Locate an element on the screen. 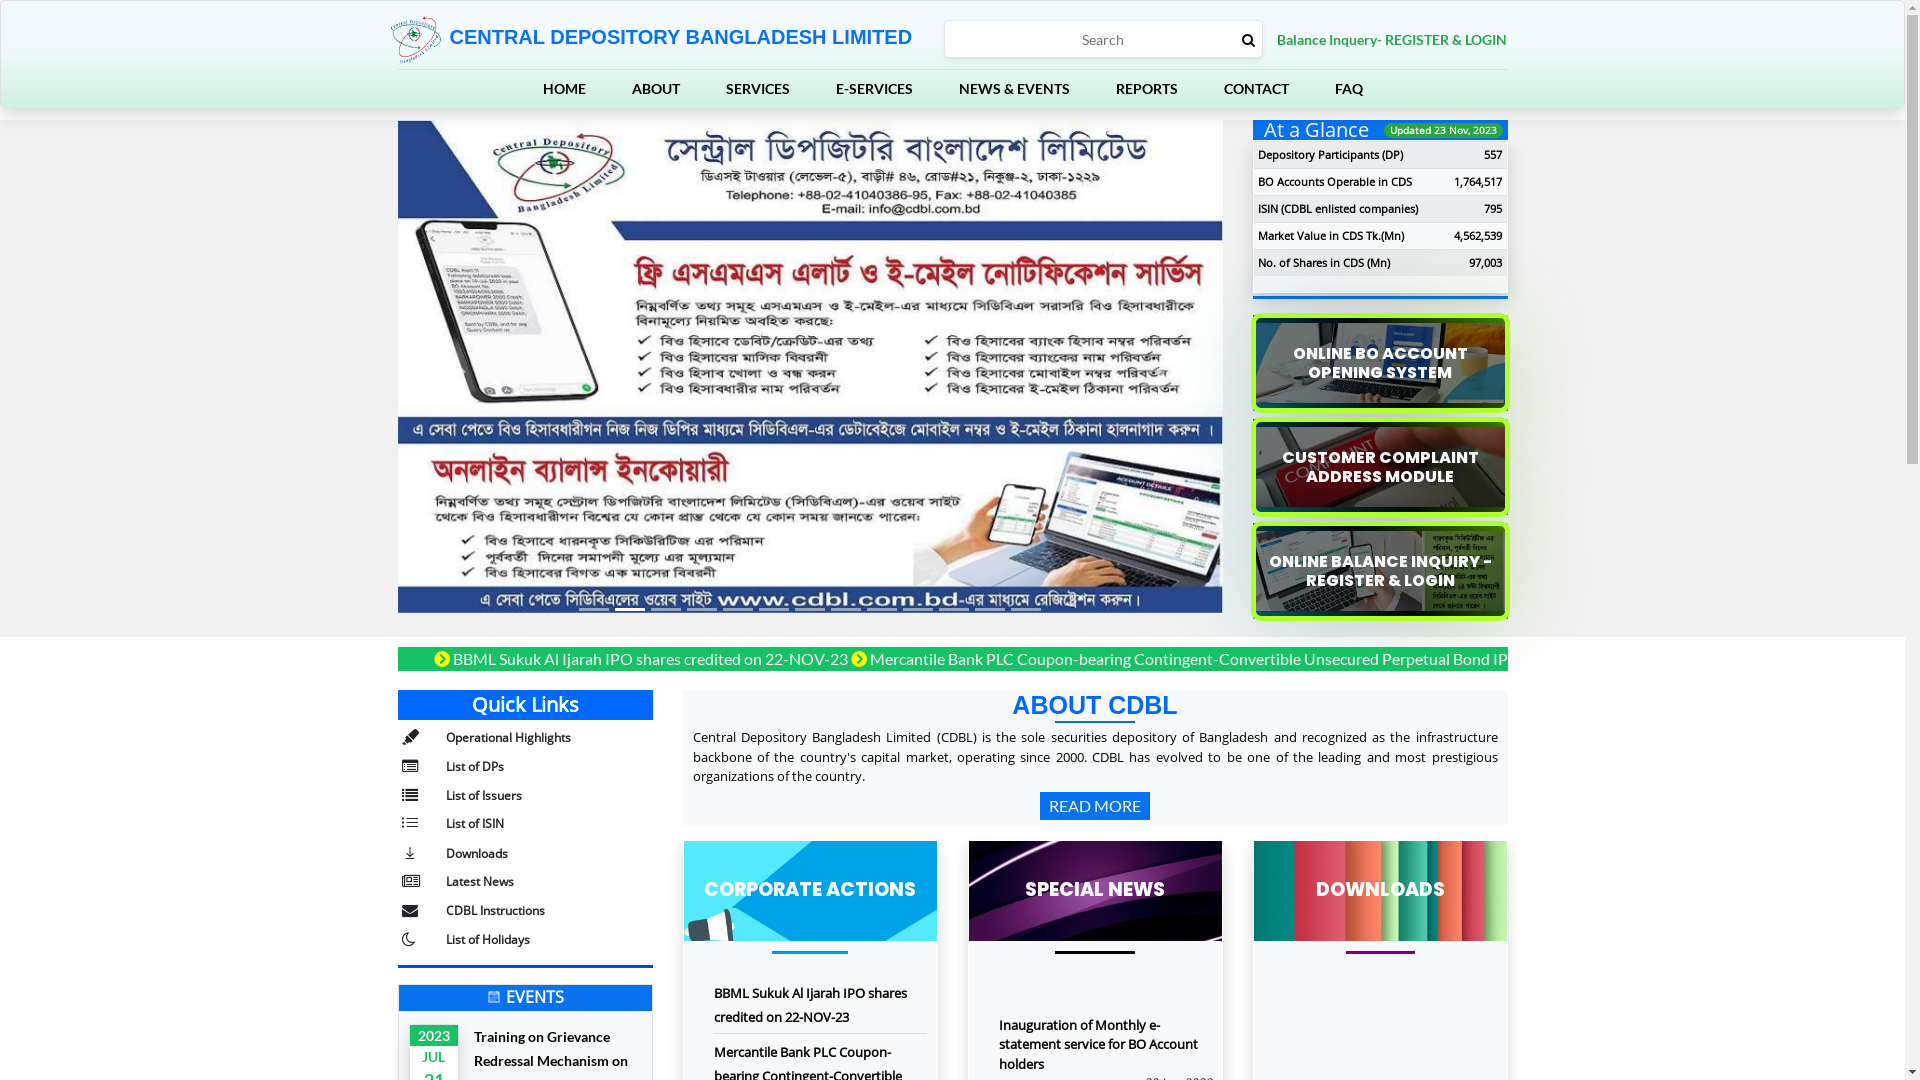  'ONLINE BO ACCOUNT OPENING SYSTEM' is located at coordinates (1378, 362).